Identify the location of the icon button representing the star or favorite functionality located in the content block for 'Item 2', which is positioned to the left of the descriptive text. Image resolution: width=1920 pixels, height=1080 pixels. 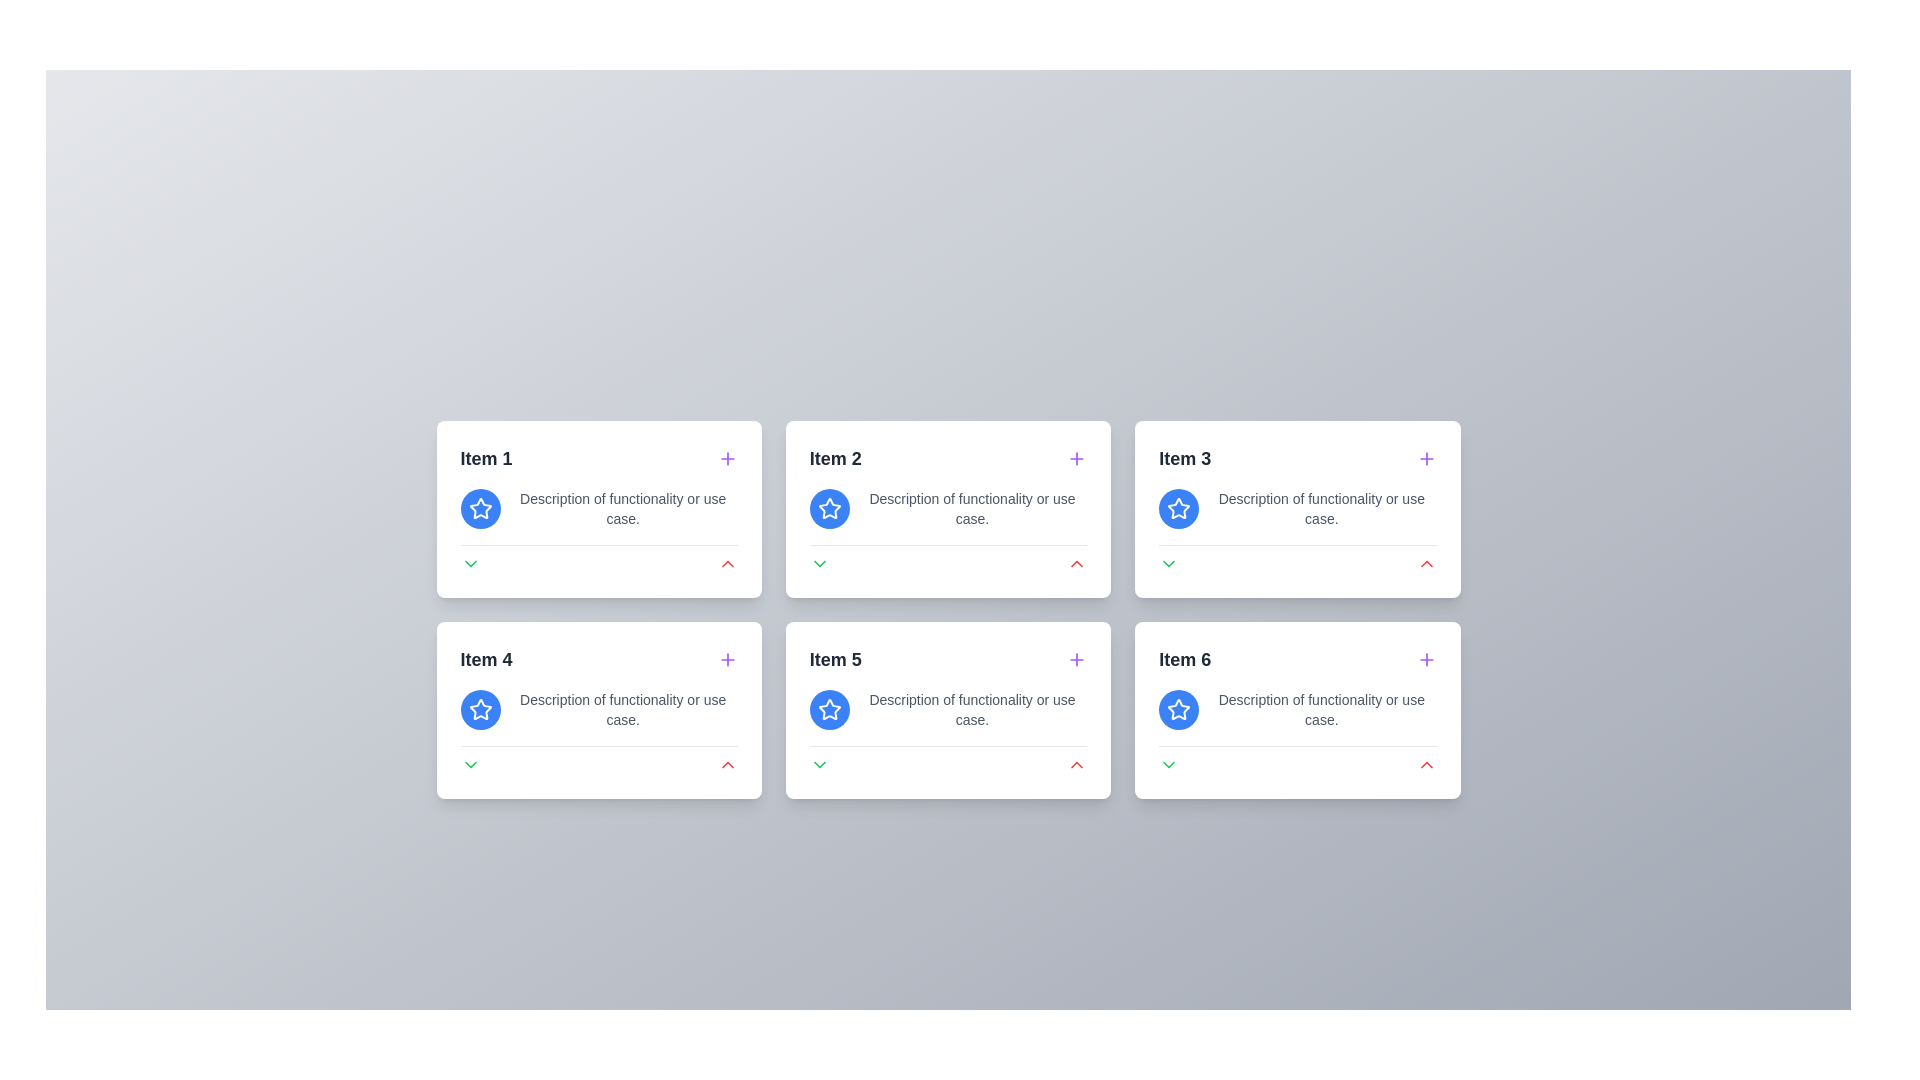
(829, 508).